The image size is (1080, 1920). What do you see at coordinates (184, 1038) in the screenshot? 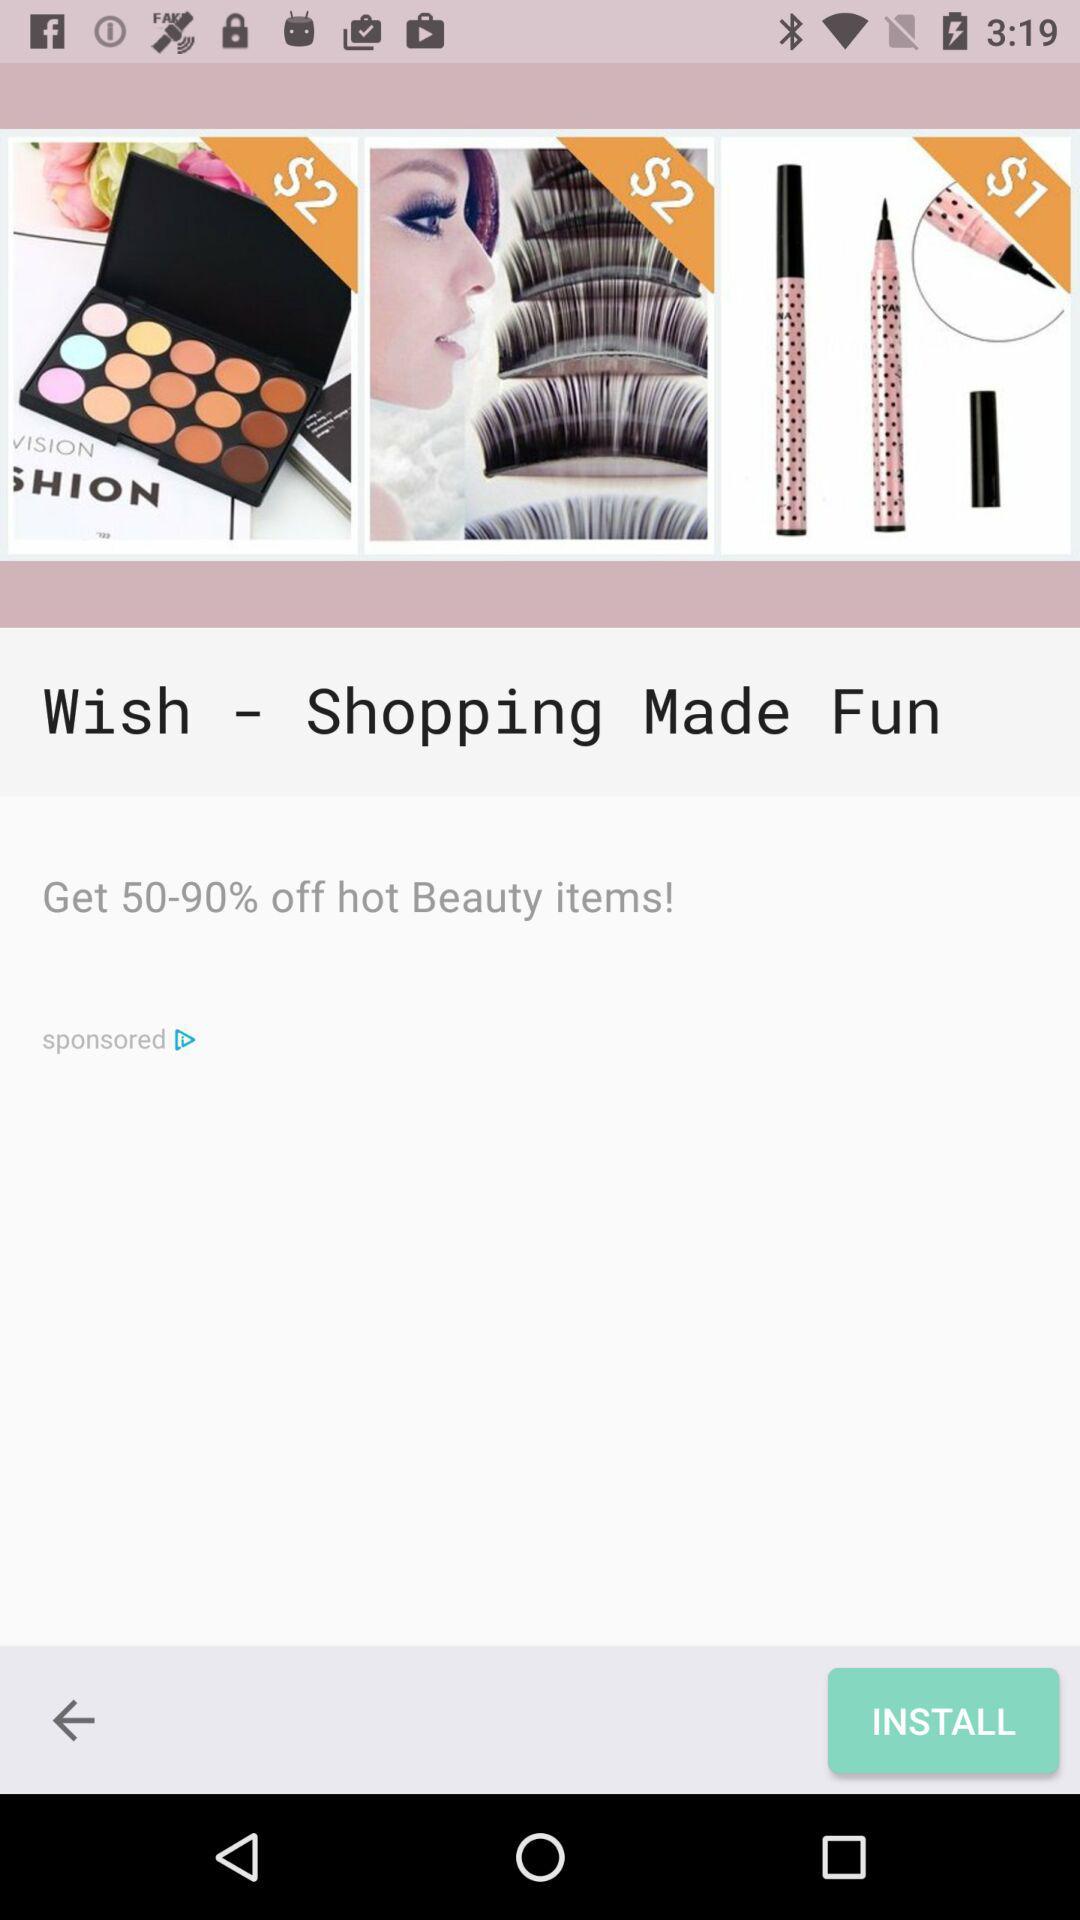
I see `icon next to the sponsored` at bounding box center [184, 1038].